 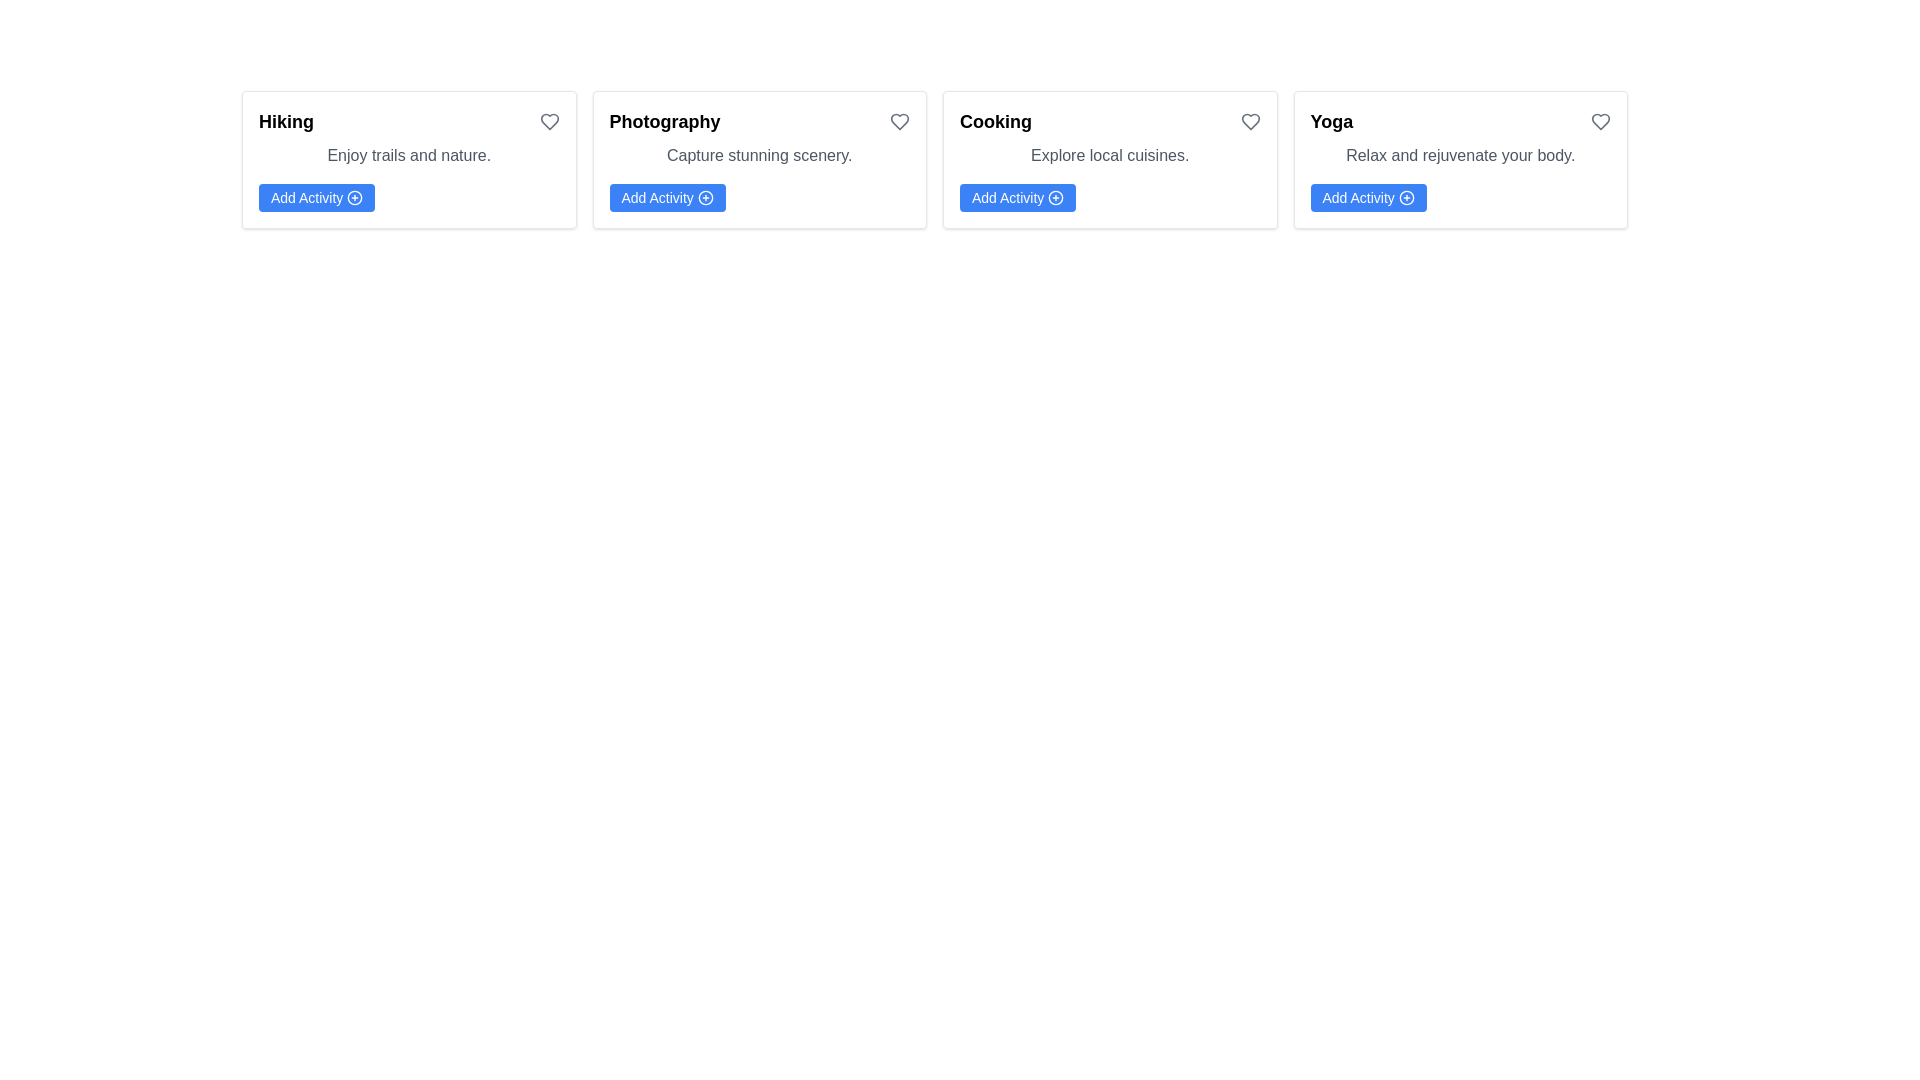 What do you see at coordinates (1601, 122) in the screenshot?
I see `the heart-shaped icon in the top-right corner of the 'Yoga' card` at bounding box center [1601, 122].